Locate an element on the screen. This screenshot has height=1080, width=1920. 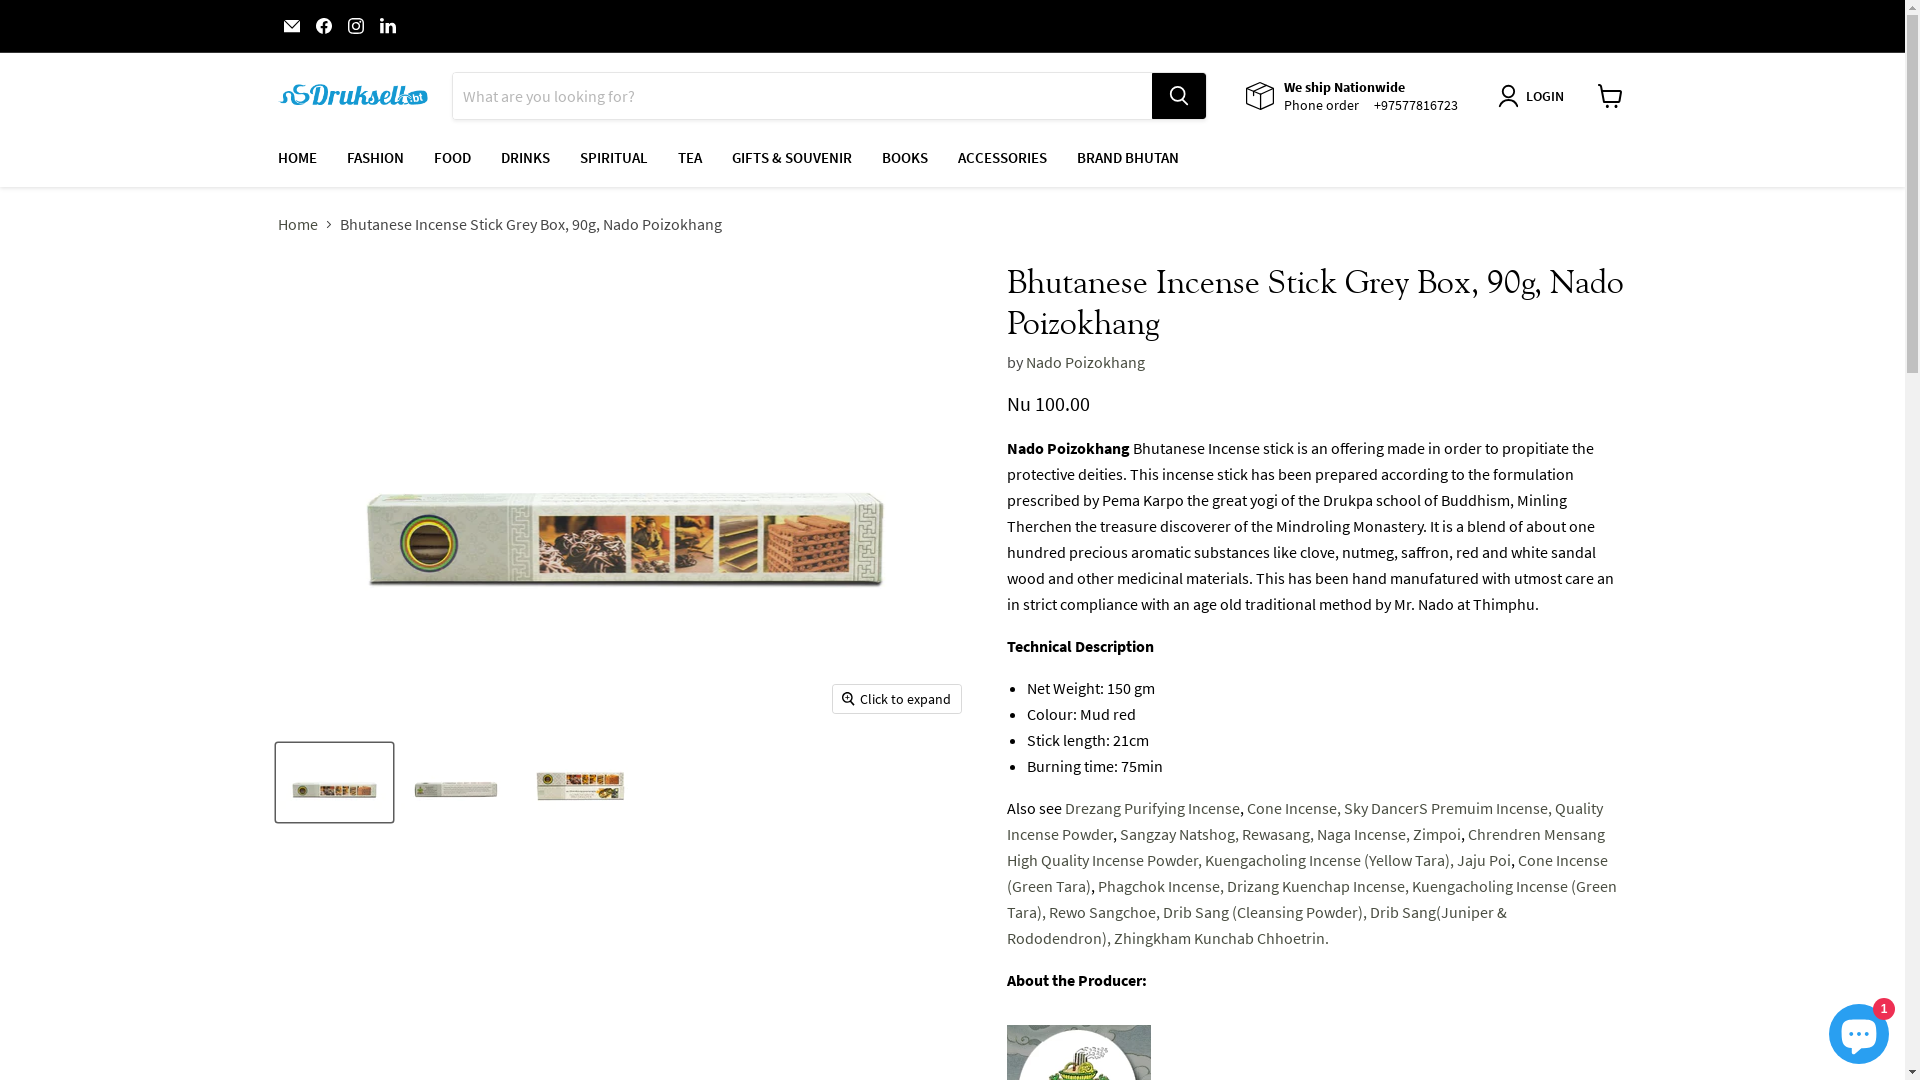
'BOOKS' is located at coordinates (902, 157).